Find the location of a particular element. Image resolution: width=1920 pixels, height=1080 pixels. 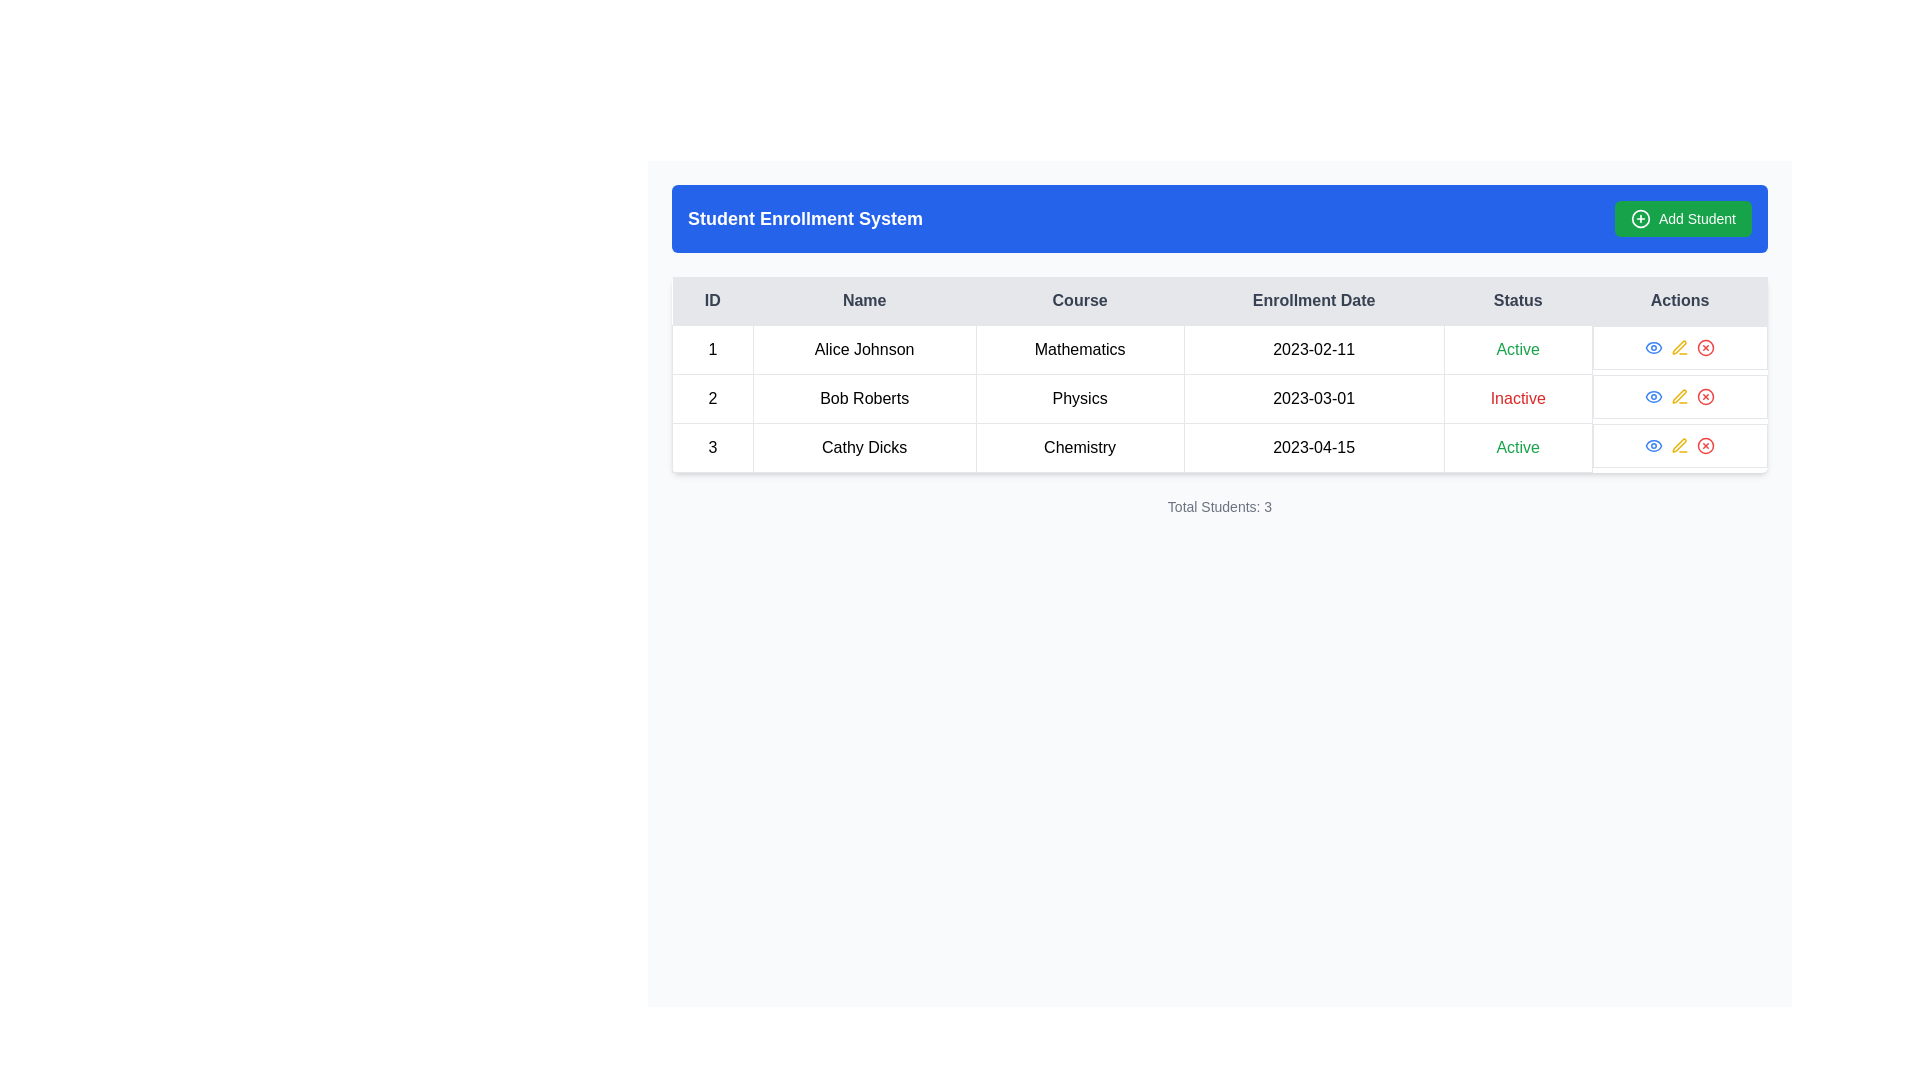

the delete button in the 'Actions' column of the third row in the table is located at coordinates (1705, 346).